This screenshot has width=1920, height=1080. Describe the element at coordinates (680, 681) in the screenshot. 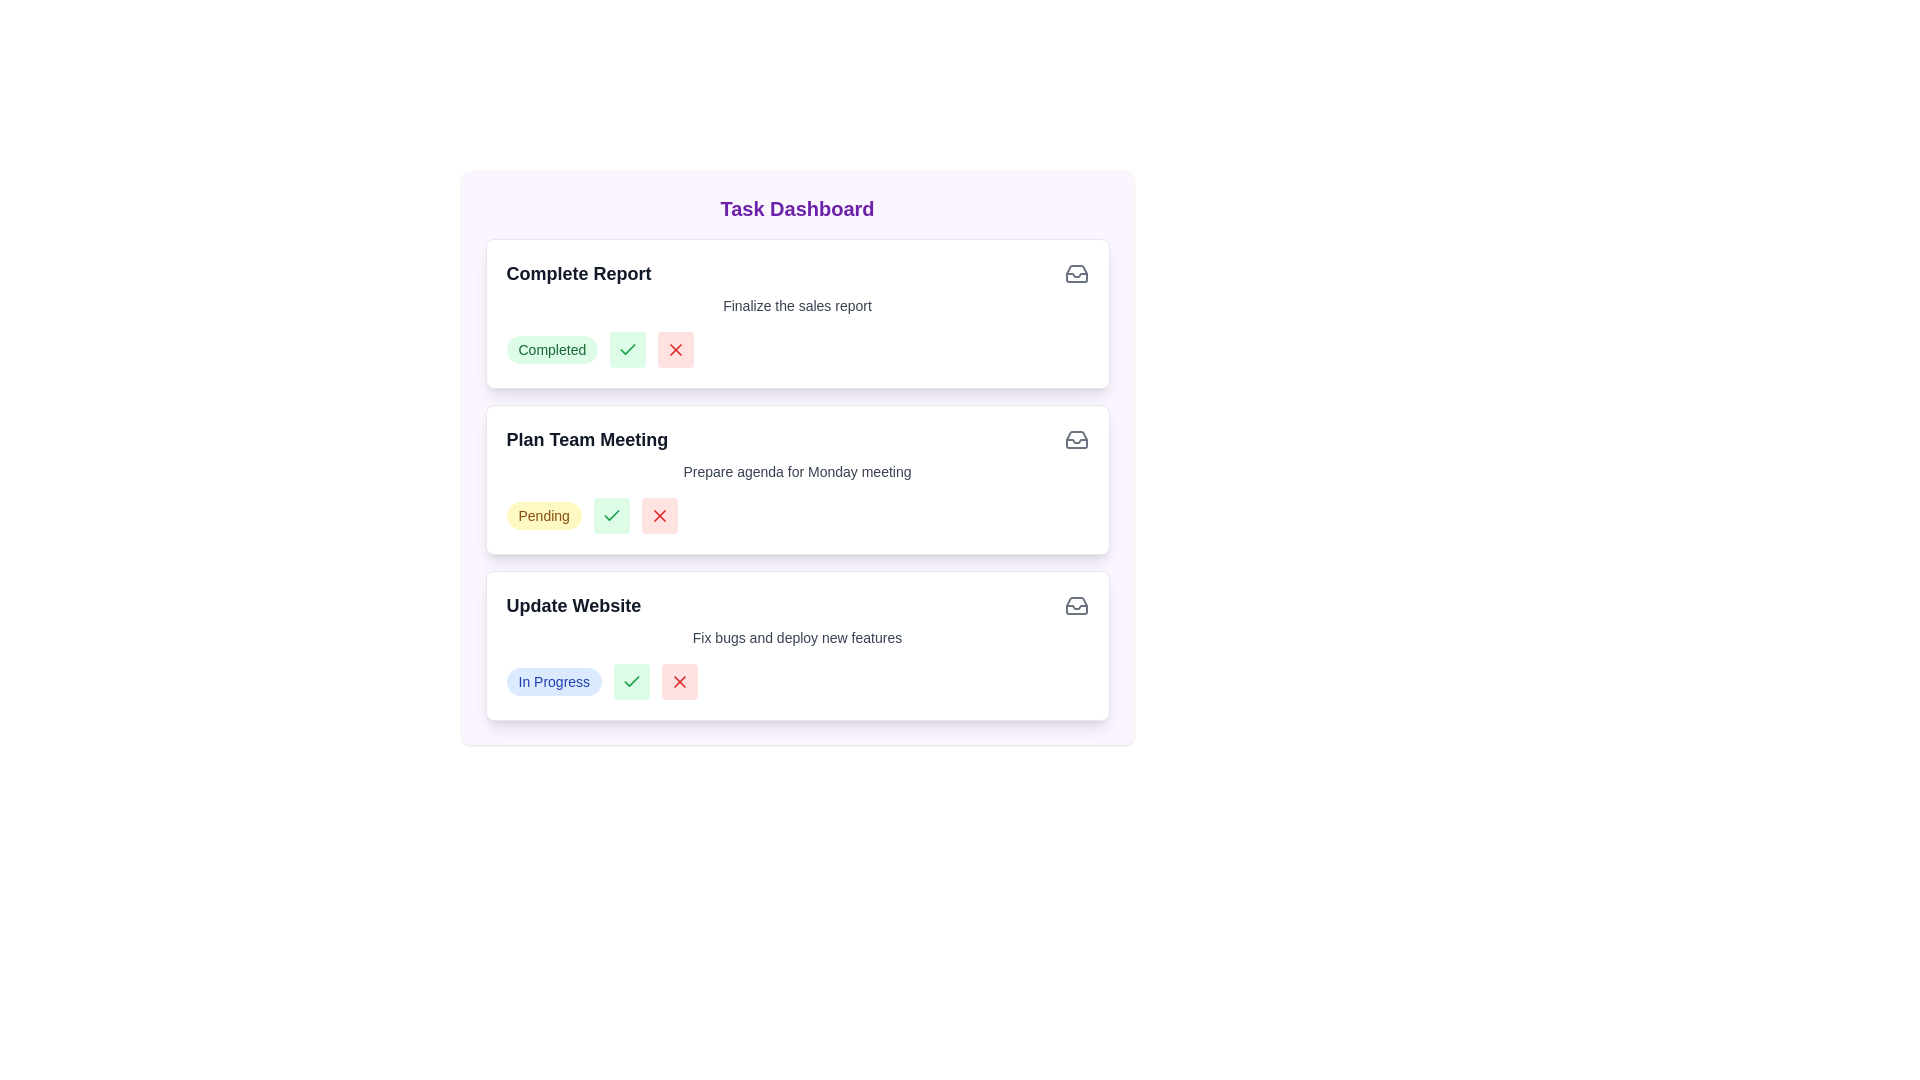

I see `'X' button corresponding to the task with title 'Update Website' to set its status to 'Cancelled'` at that location.